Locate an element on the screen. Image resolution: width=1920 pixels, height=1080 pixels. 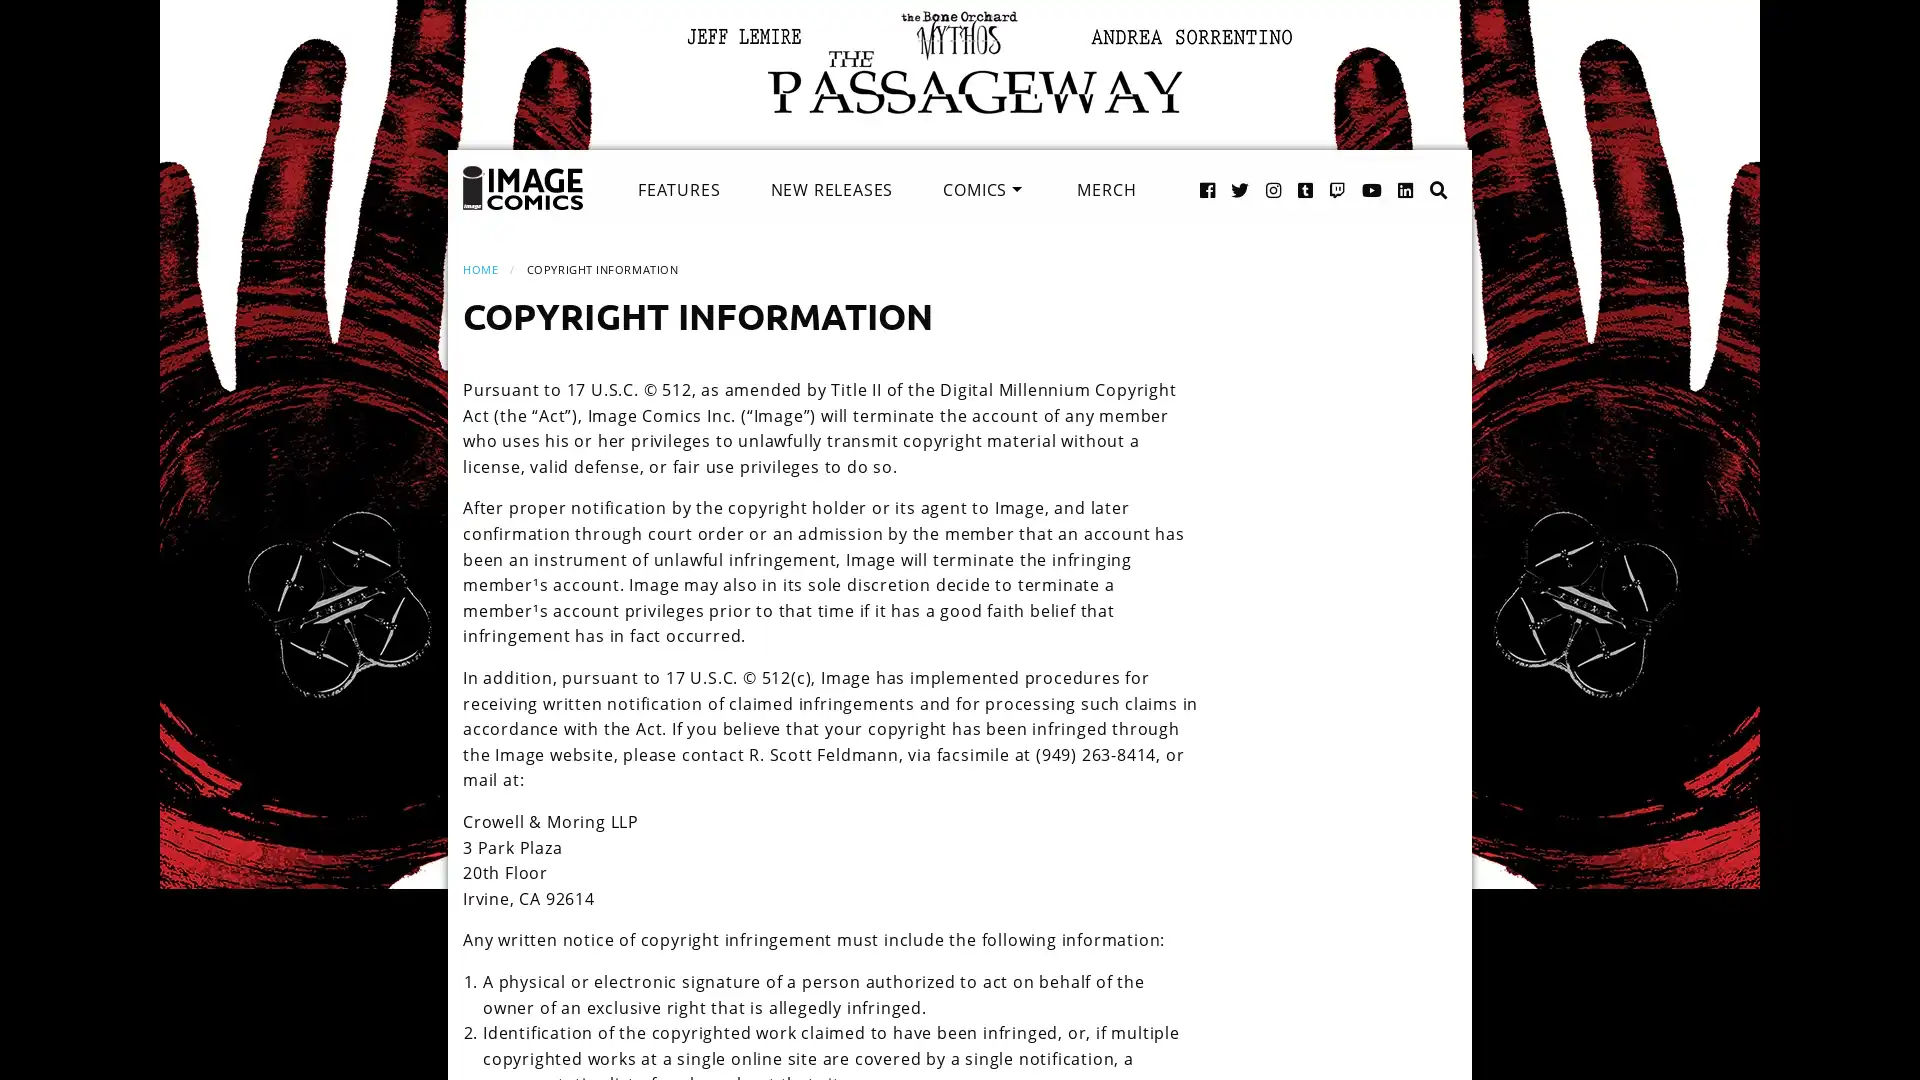
Search is located at coordinates (1417, 168).